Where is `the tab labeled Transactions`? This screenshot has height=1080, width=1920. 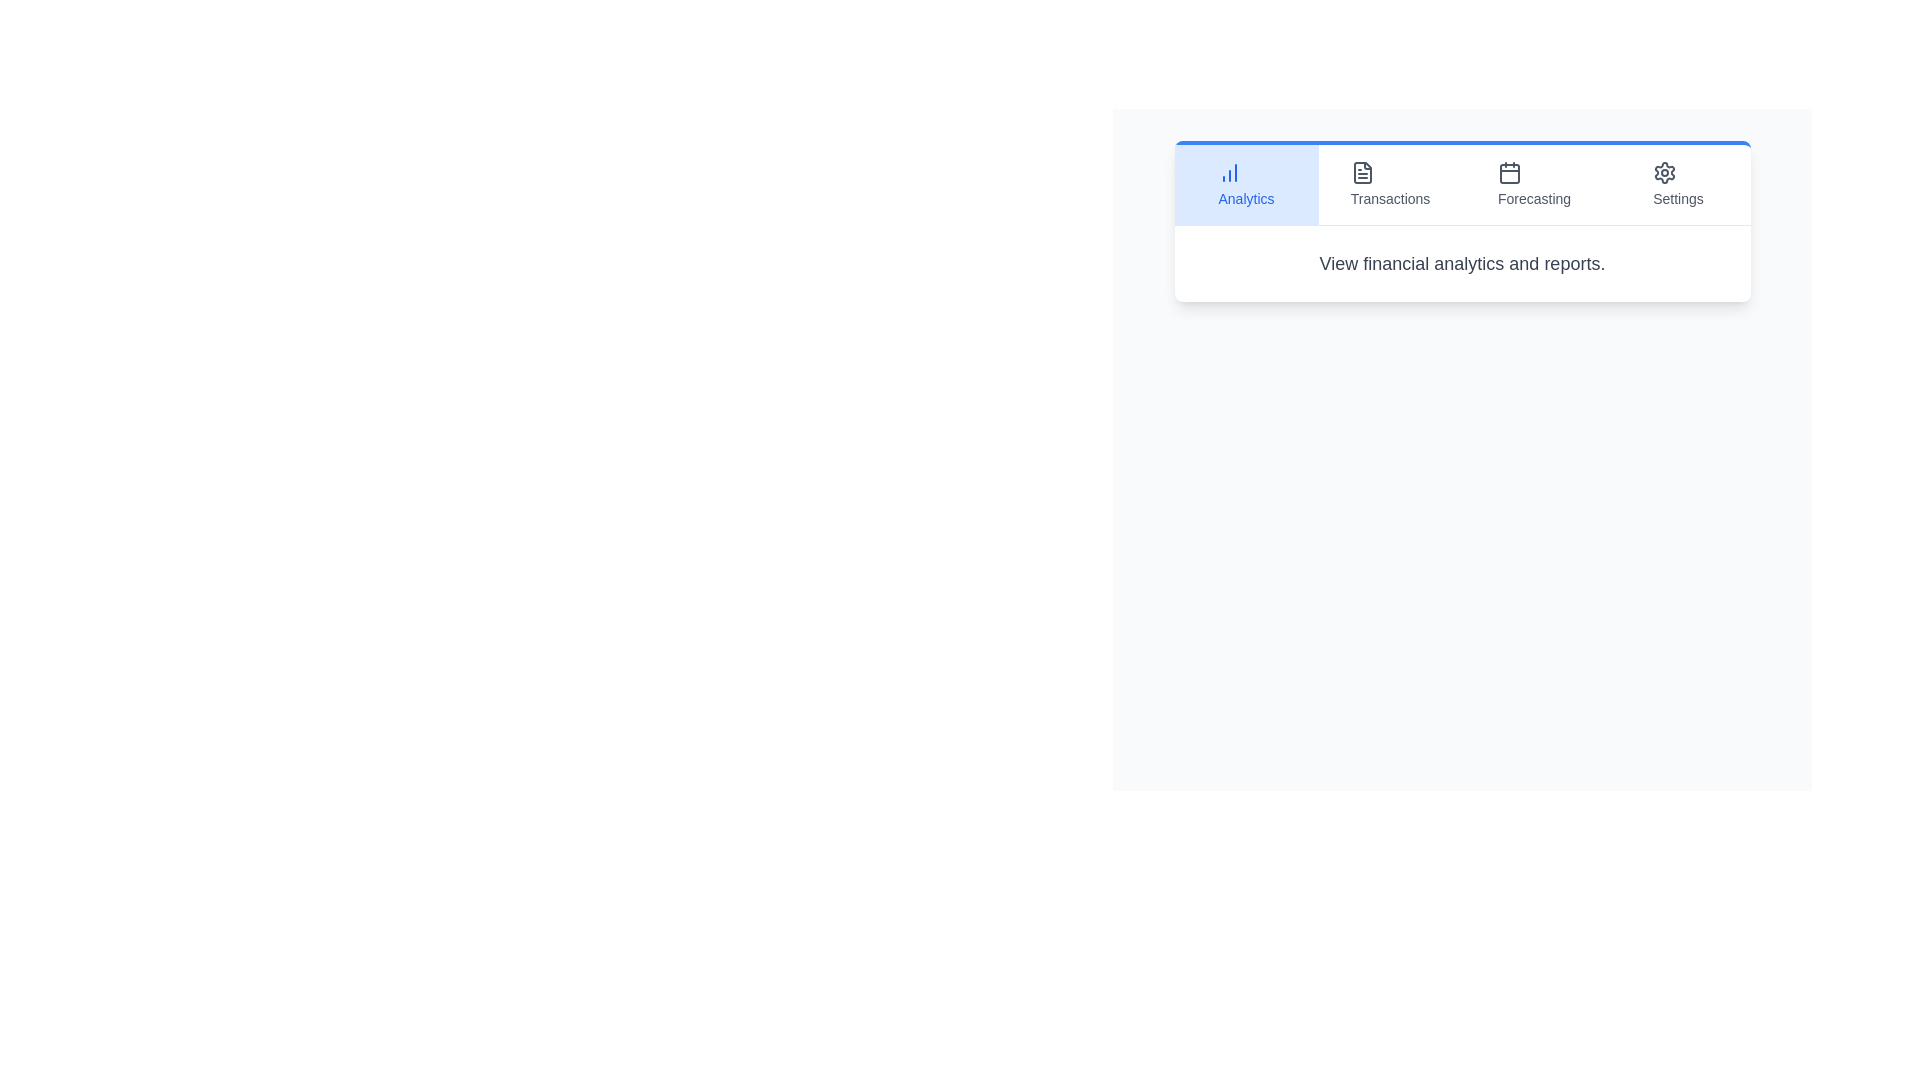
the tab labeled Transactions is located at coordinates (1389, 185).